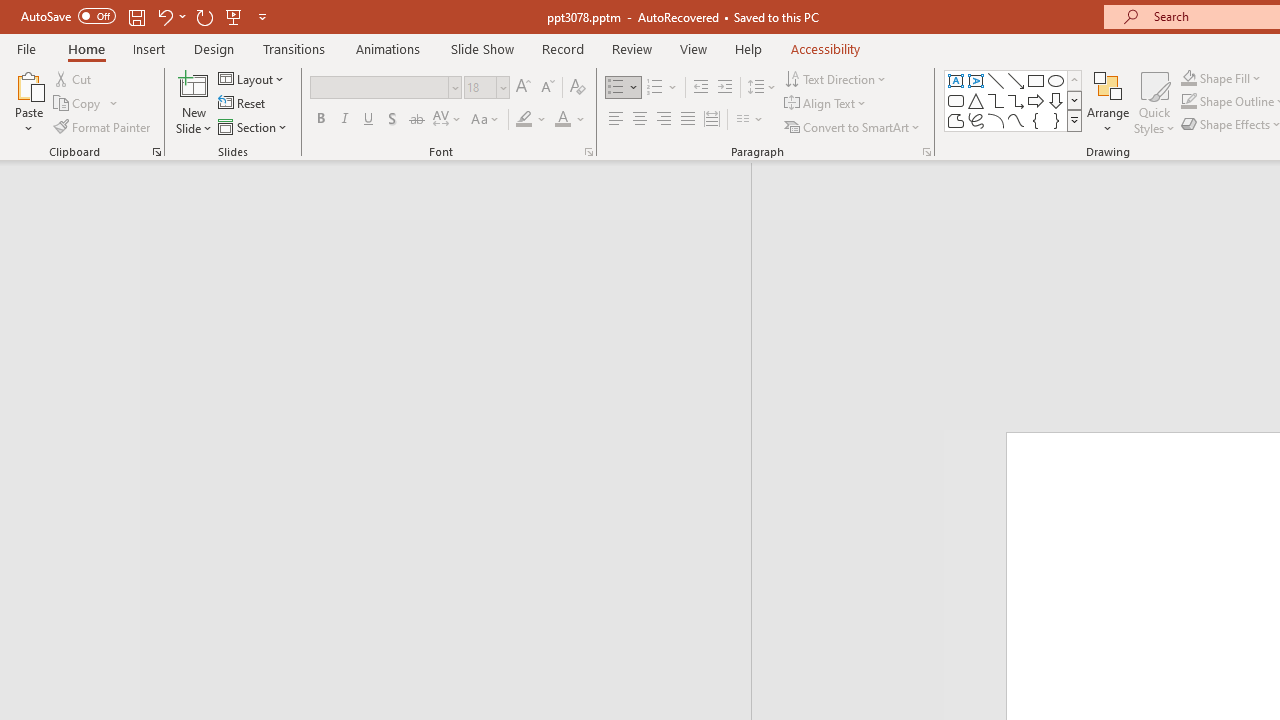 This screenshot has width=1280, height=720. What do you see at coordinates (1154, 103) in the screenshot?
I see `'Quick Styles'` at bounding box center [1154, 103].